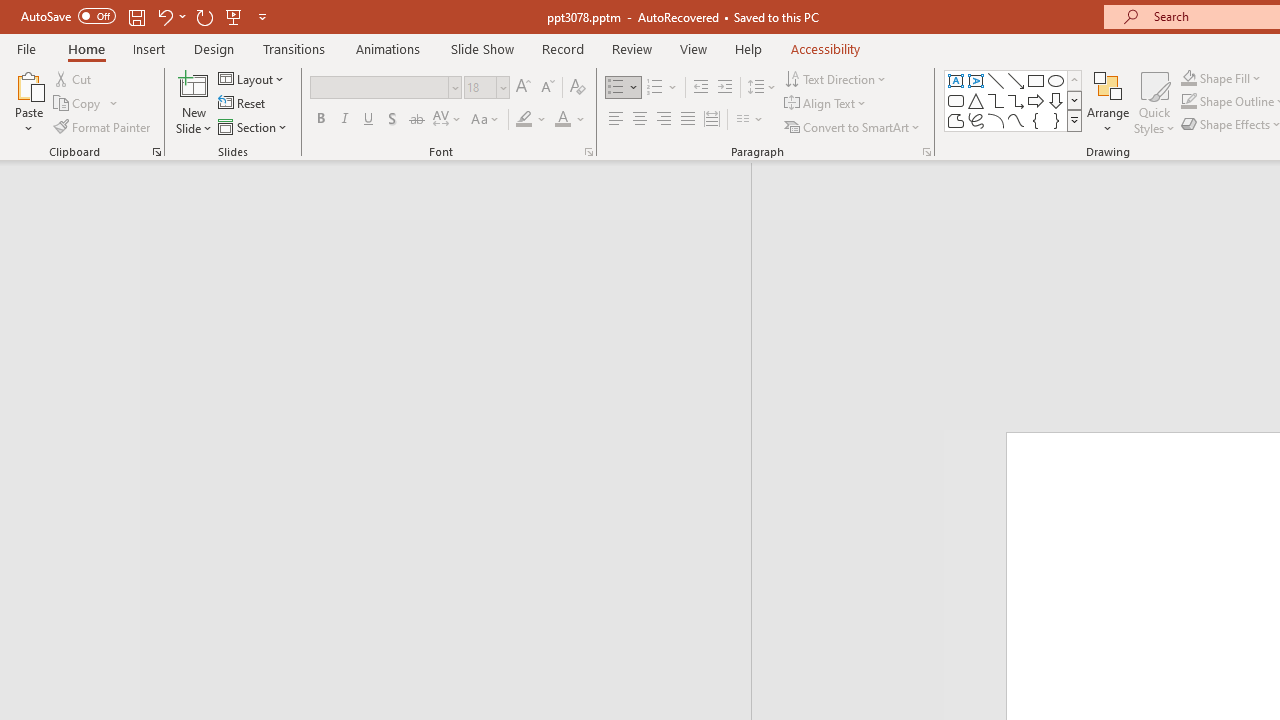 This screenshot has width=1280, height=720. What do you see at coordinates (1154, 103) in the screenshot?
I see `'Quick Styles'` at bounding box center [1154, 103].